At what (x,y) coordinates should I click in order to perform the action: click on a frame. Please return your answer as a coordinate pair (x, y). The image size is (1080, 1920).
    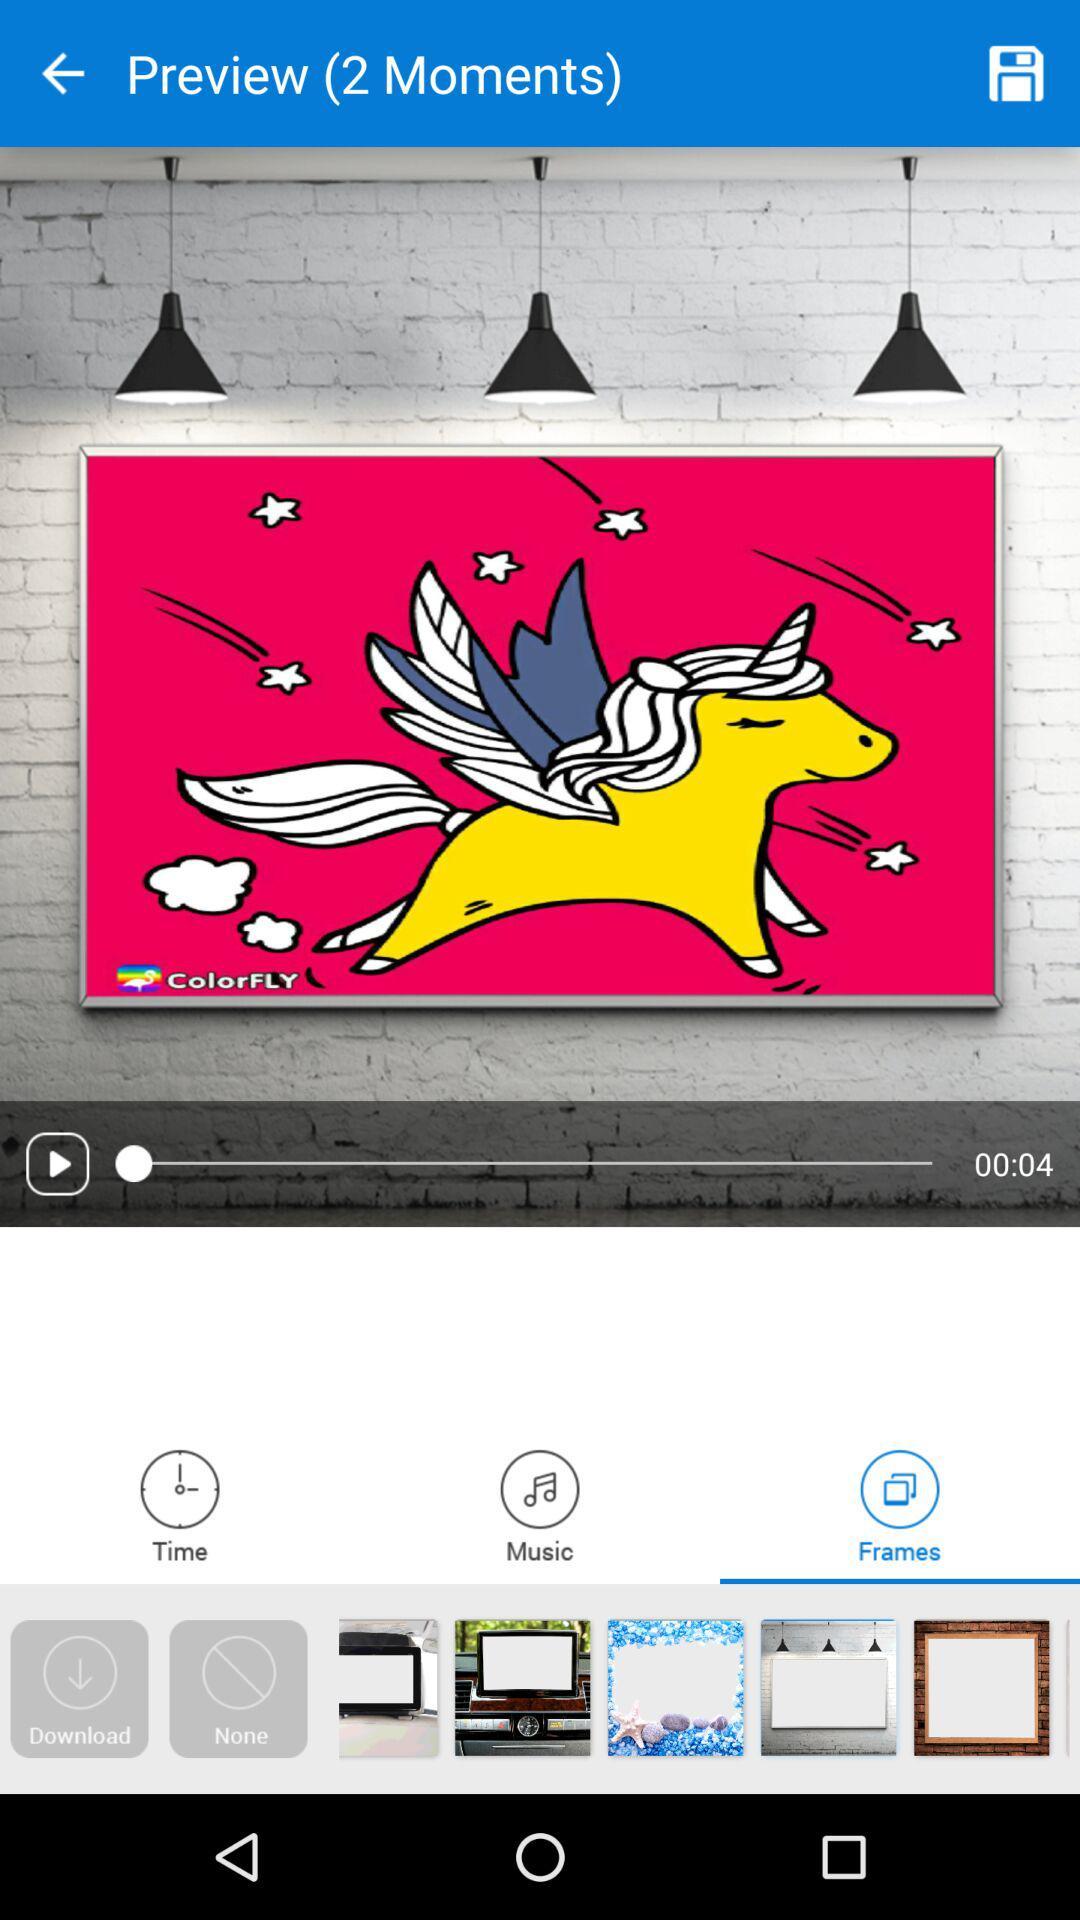
    Looking at the image, I should click on (898, 1505).